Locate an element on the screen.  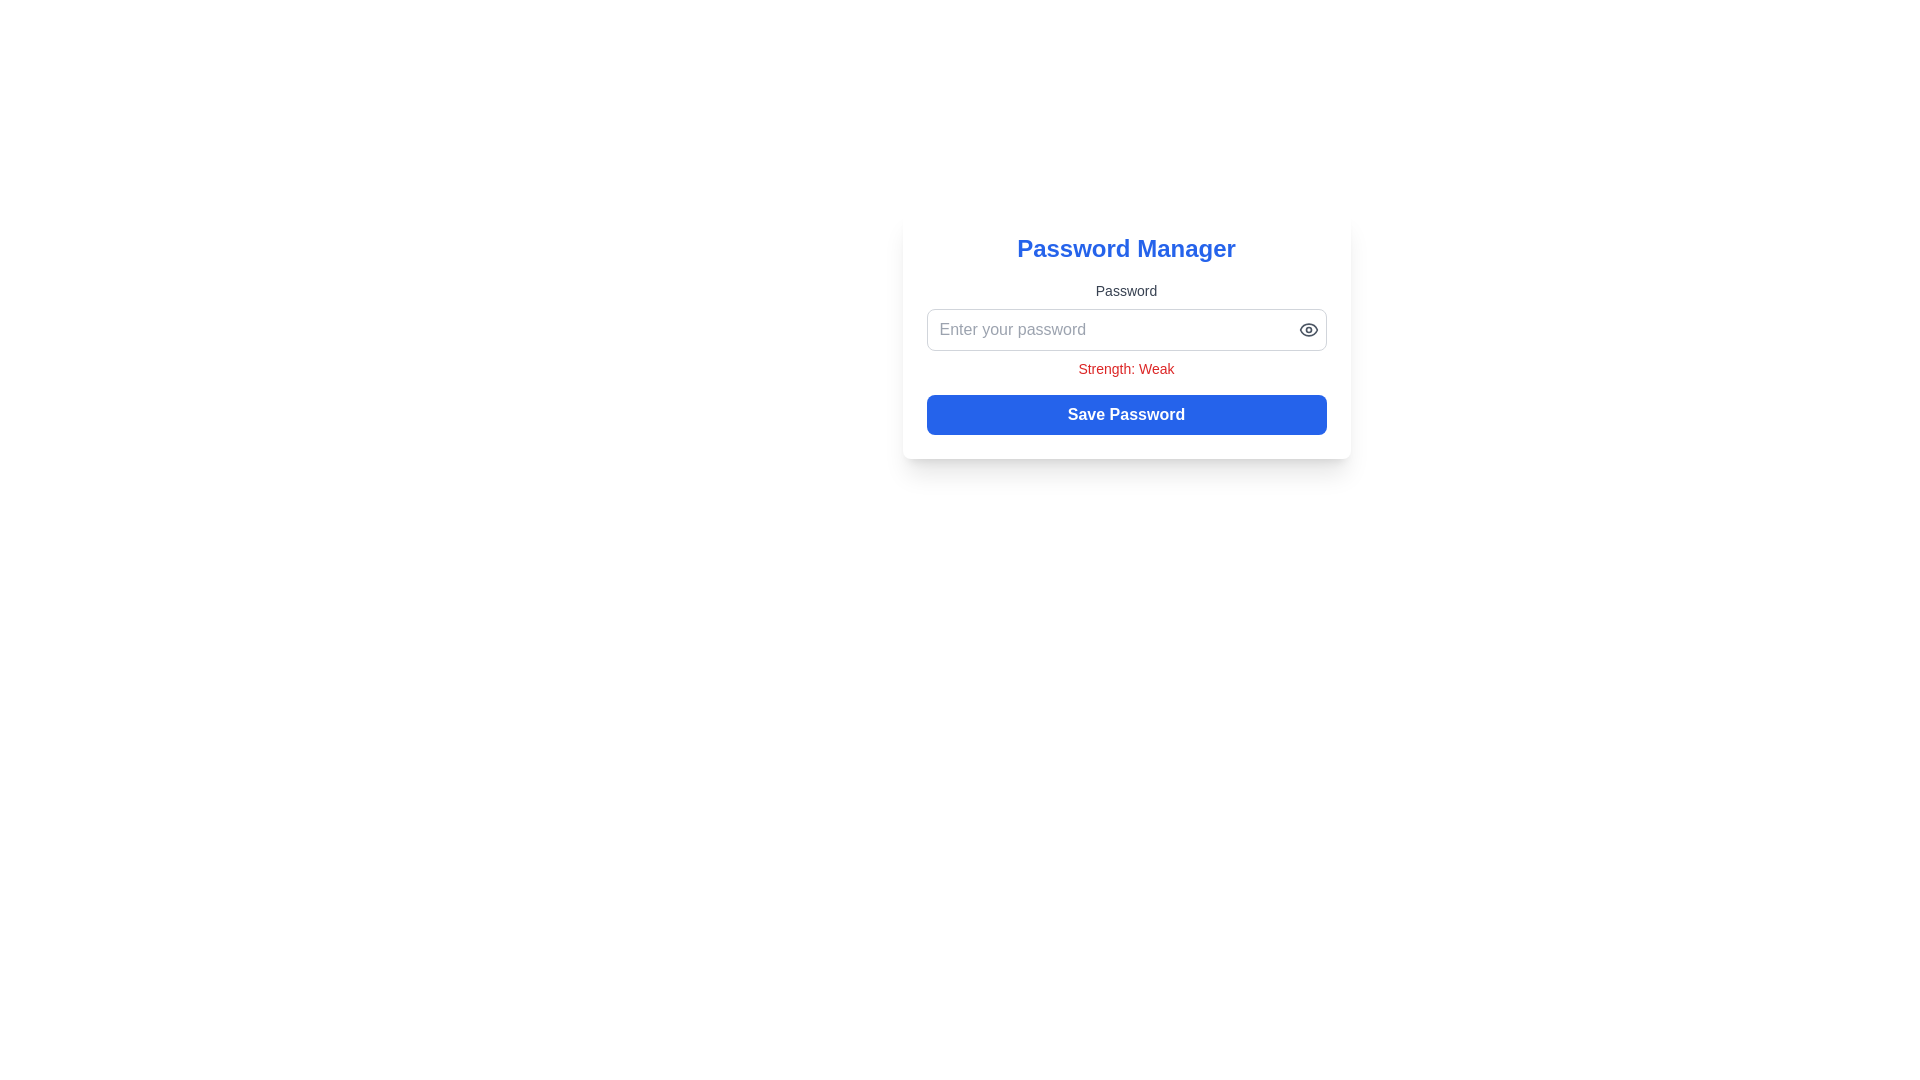
the blue 'Save Password' button with white text that is located below the text 'Strength: Weak' is located at coordinates (1126, 414).